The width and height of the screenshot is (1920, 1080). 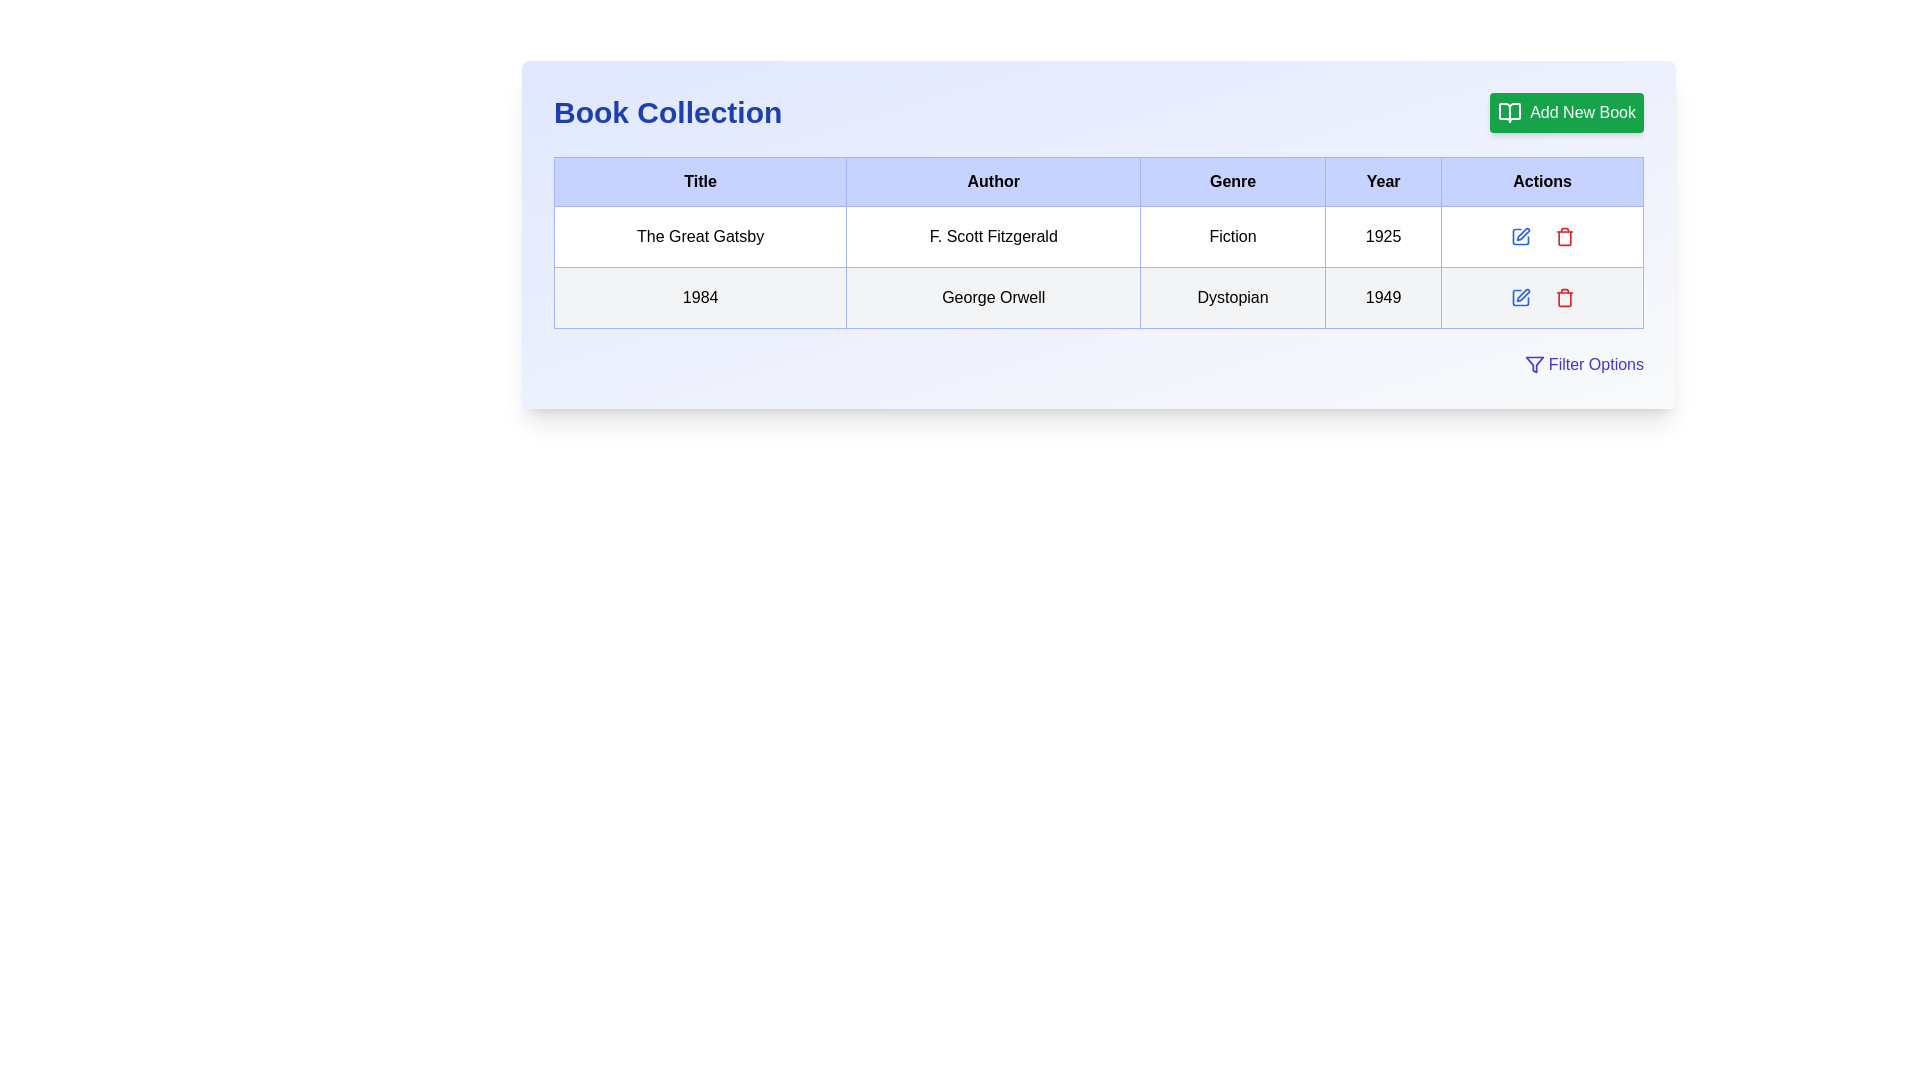 What do you see at coordinates (700, 297) in the screenshot?
I see `text displayed in the table cell showing '1984', which is located in the second row of the table under the 'Title' column` at bounding box center [700, 297].